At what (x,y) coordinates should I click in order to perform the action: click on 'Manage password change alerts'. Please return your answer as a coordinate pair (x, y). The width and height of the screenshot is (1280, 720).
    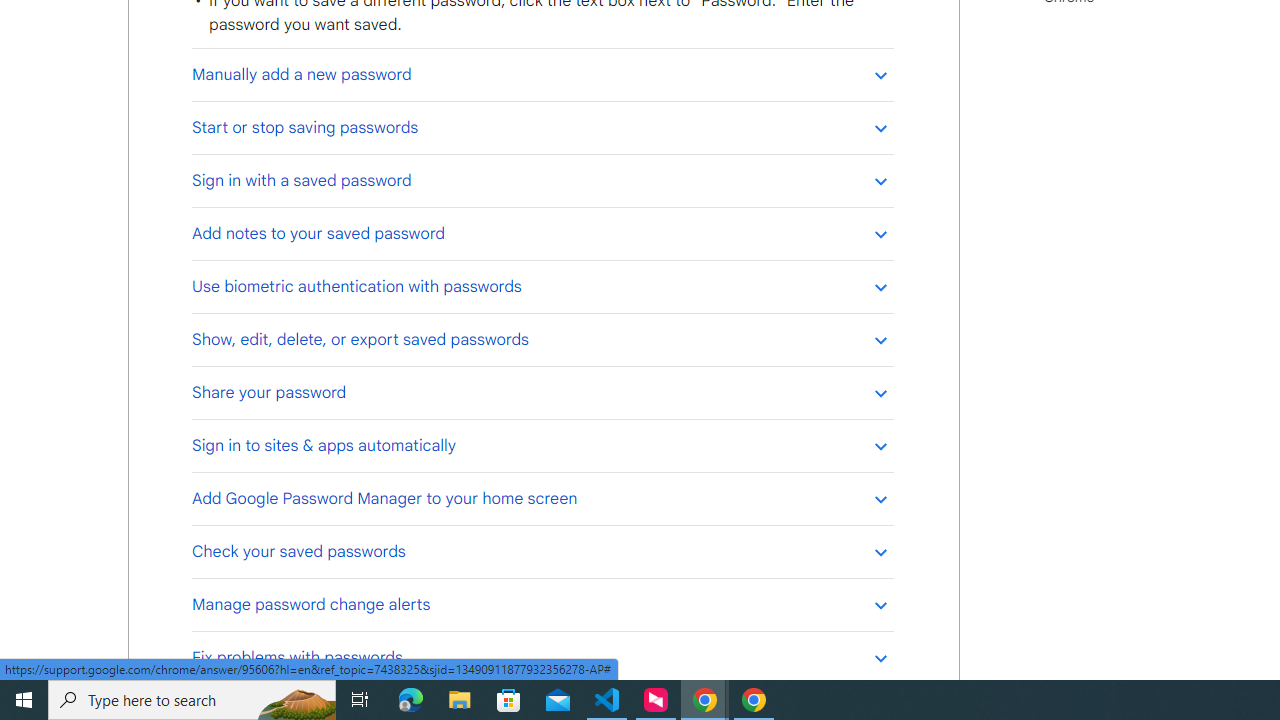
    Looking at the image, I should click on (542, 603).